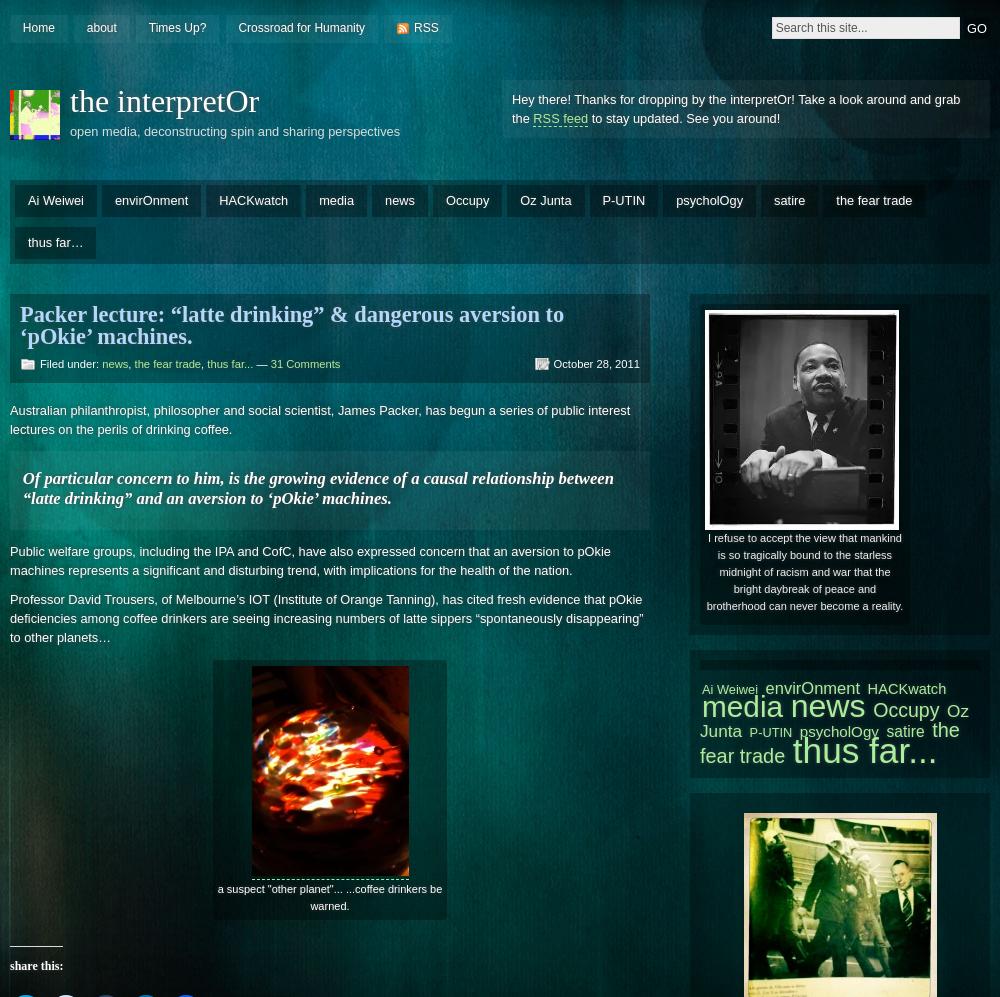  I want to click on 'to stay updated. See you around!', so click(684, 117).